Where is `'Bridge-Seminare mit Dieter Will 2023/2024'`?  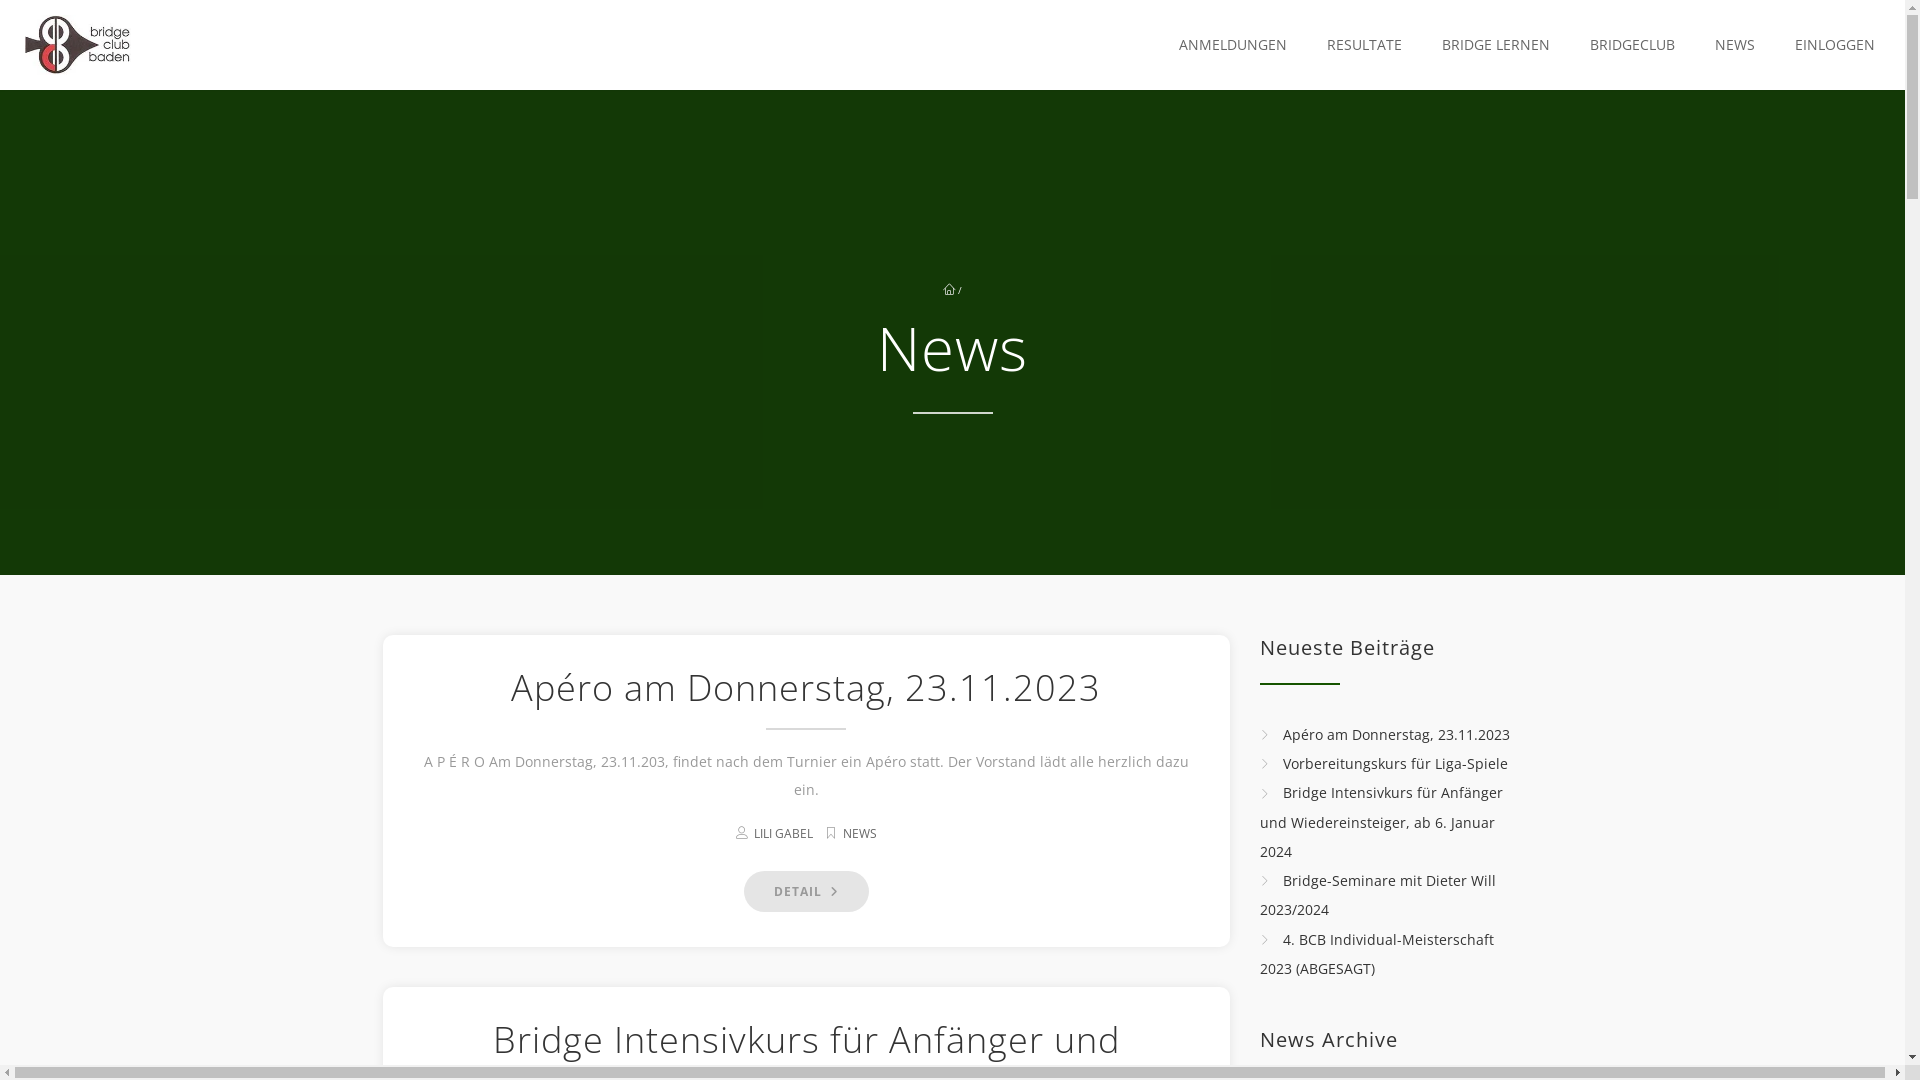 'Bridge-Seminare mit Dieter Will 2023/2024' is located at coordinates (1376, 893).